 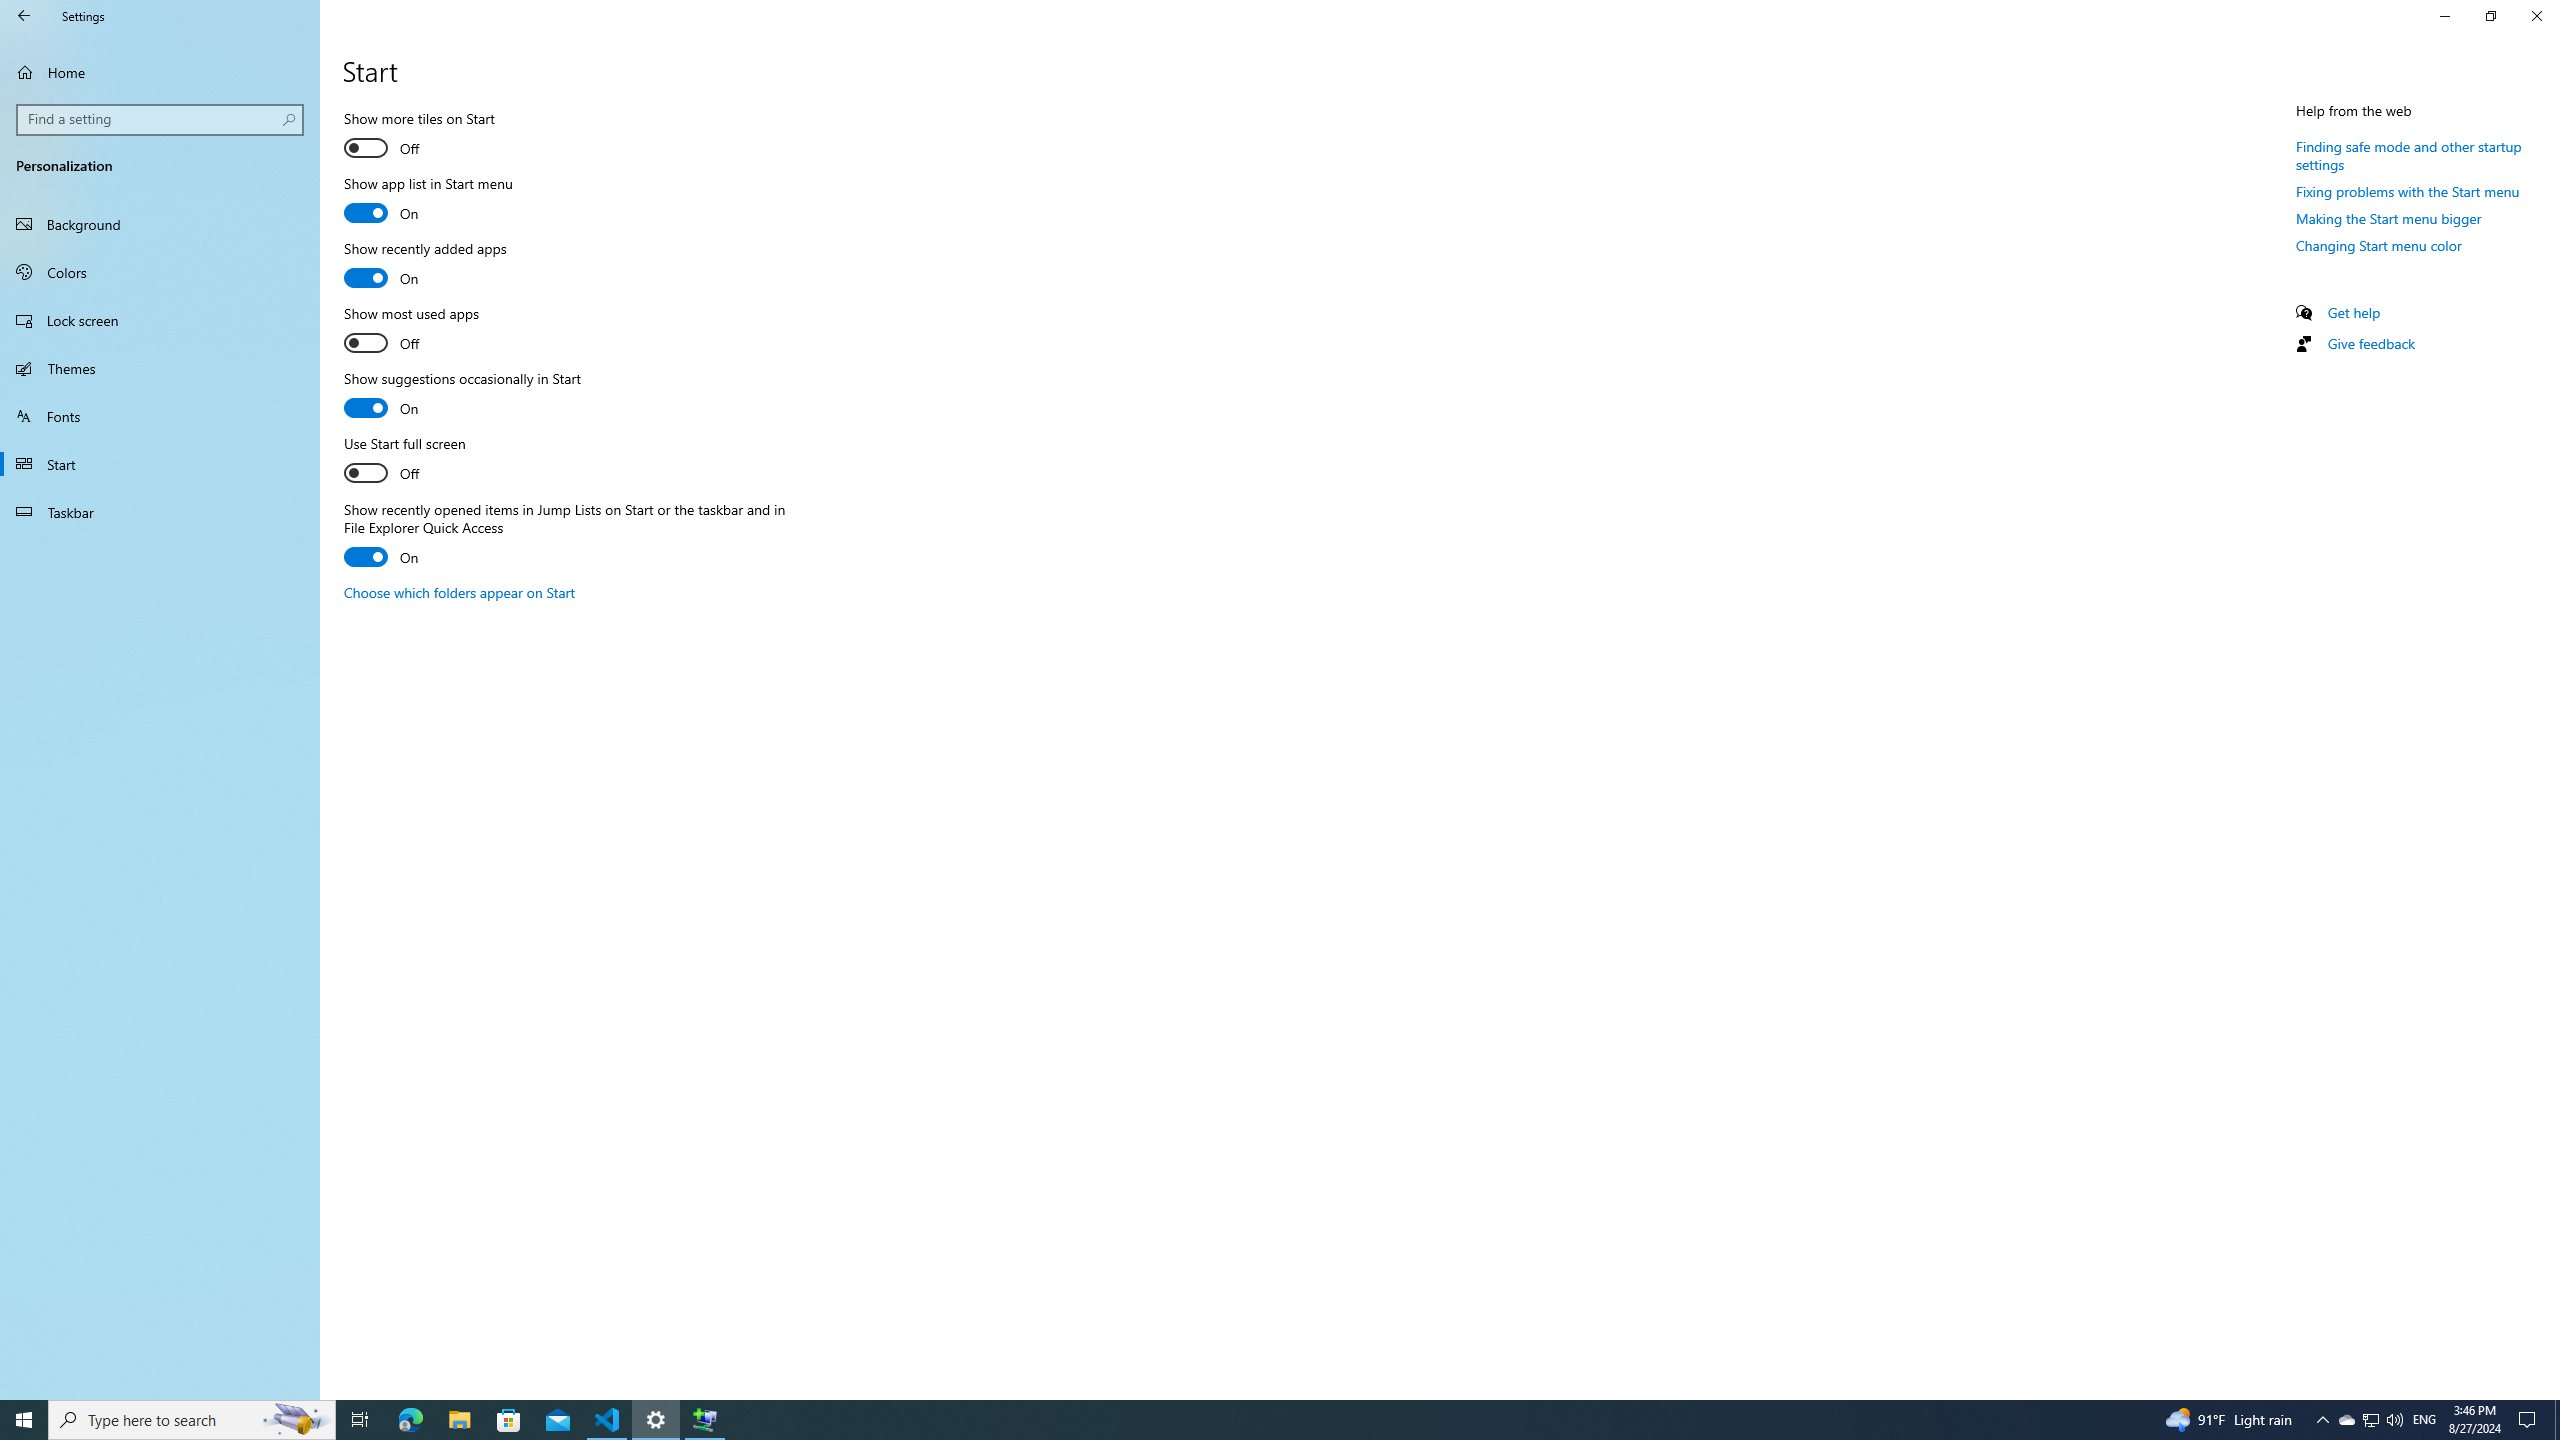 I want to click on 'Microsoft Store', so click(x=509, y=1418).